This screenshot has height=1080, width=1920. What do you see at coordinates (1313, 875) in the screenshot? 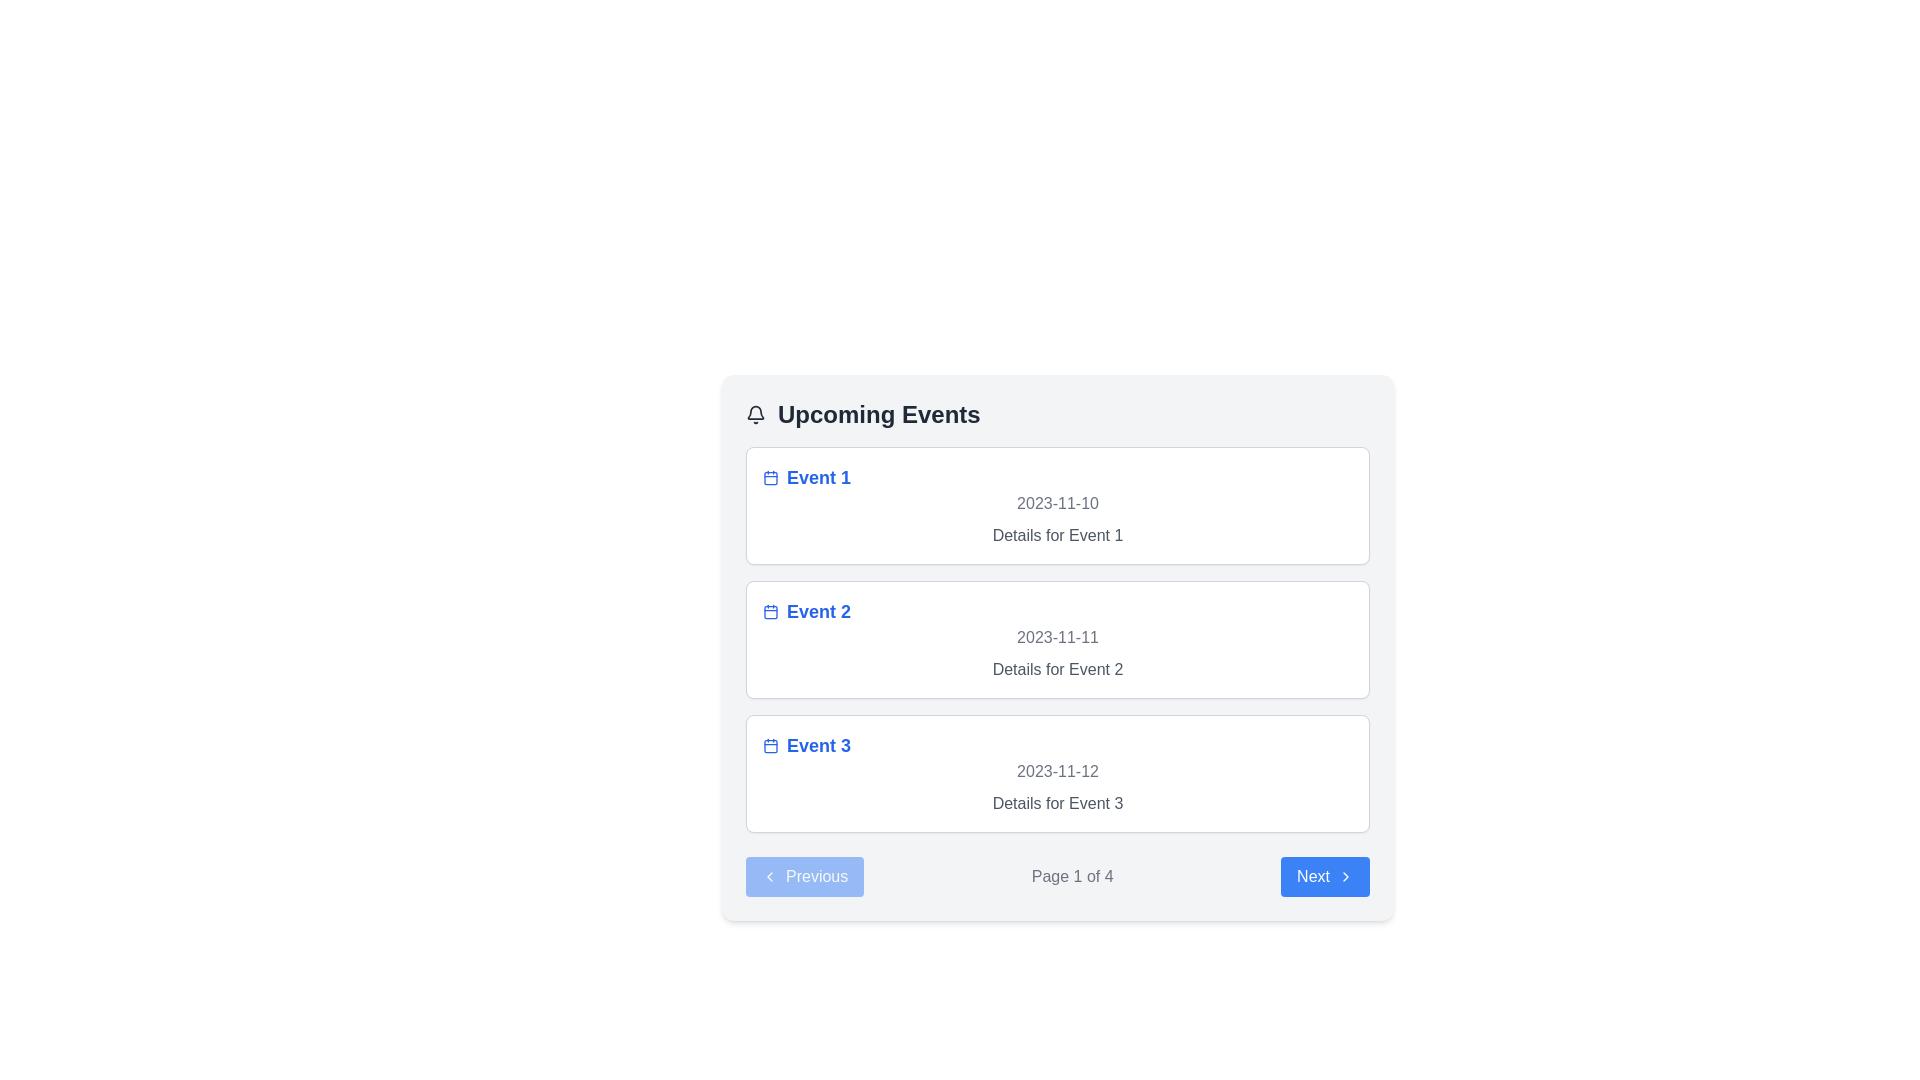
I see `the text label reading 'Next' located on a button with a blue background and white text, positioned at the center-left side of the button` at bounding box center [1313, 875].